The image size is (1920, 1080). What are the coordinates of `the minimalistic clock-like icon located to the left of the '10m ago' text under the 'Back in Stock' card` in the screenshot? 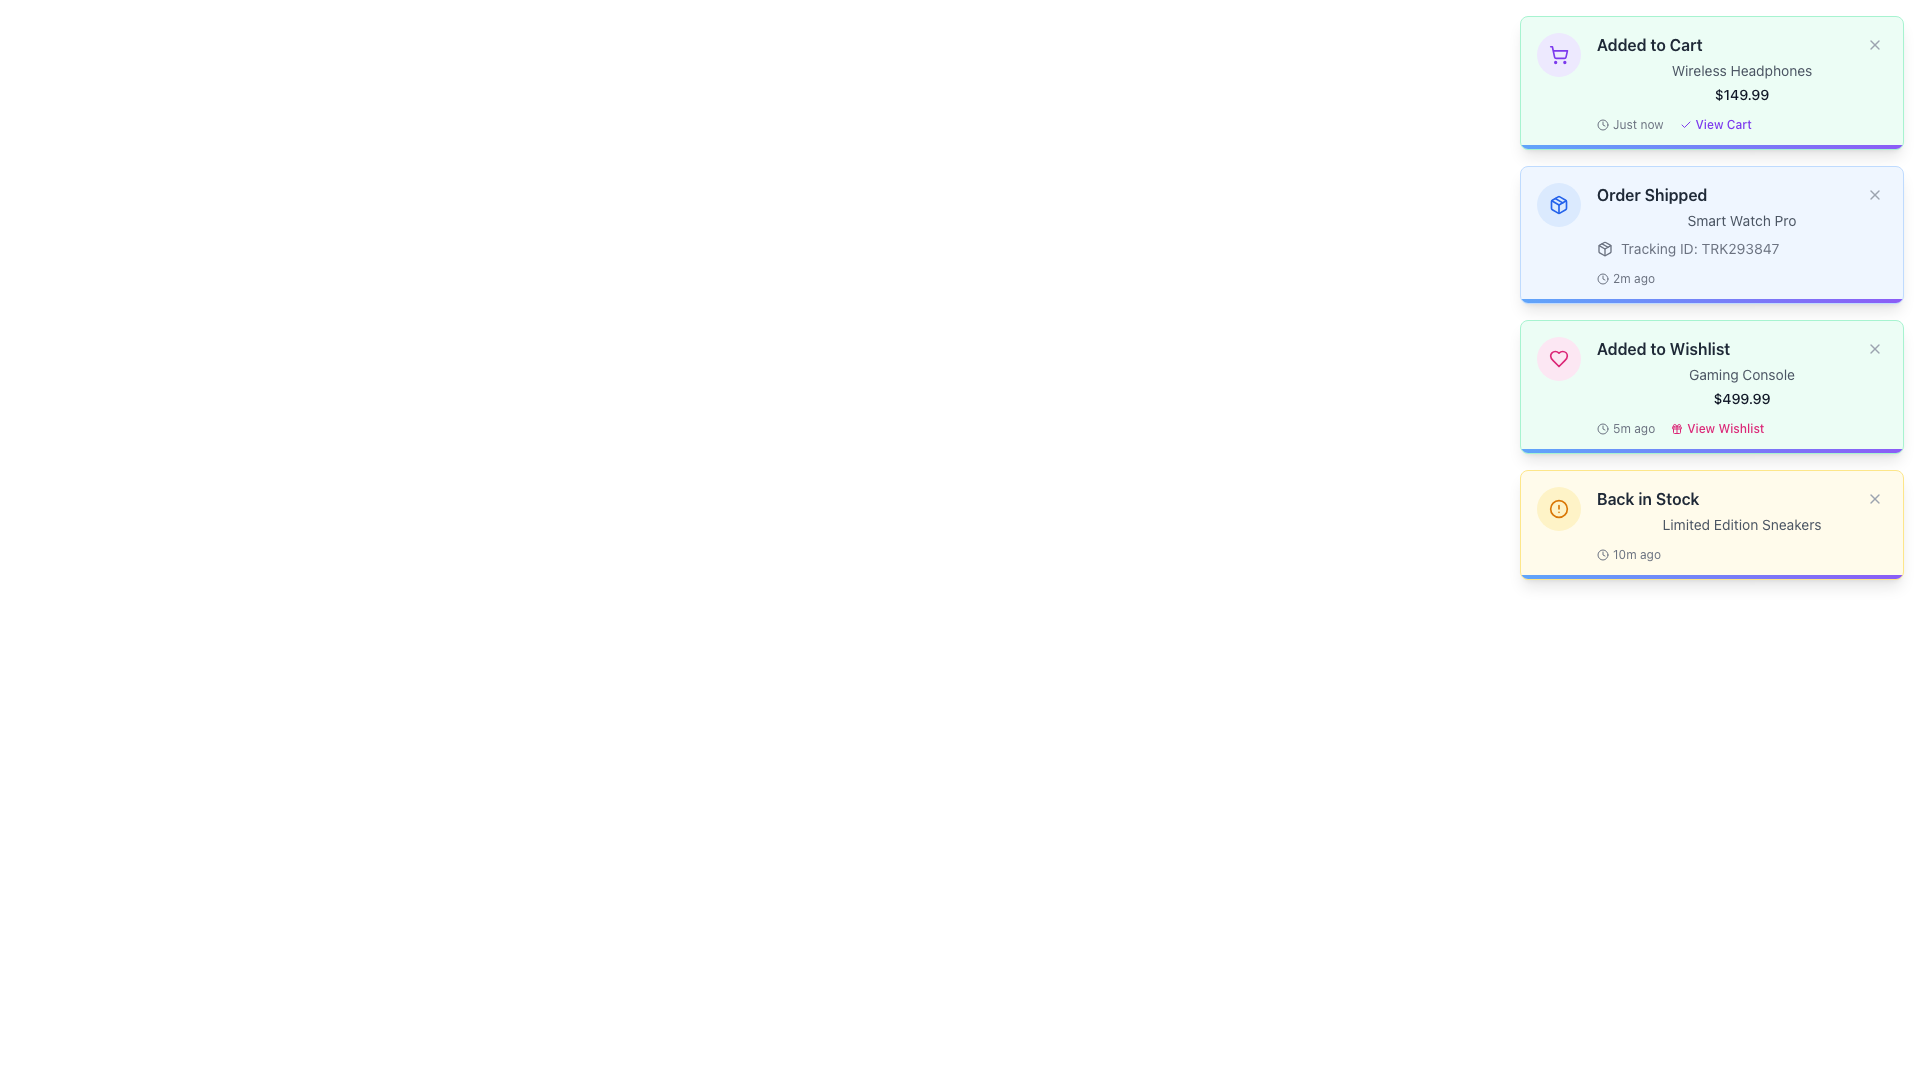 It's located at (1603, 555).